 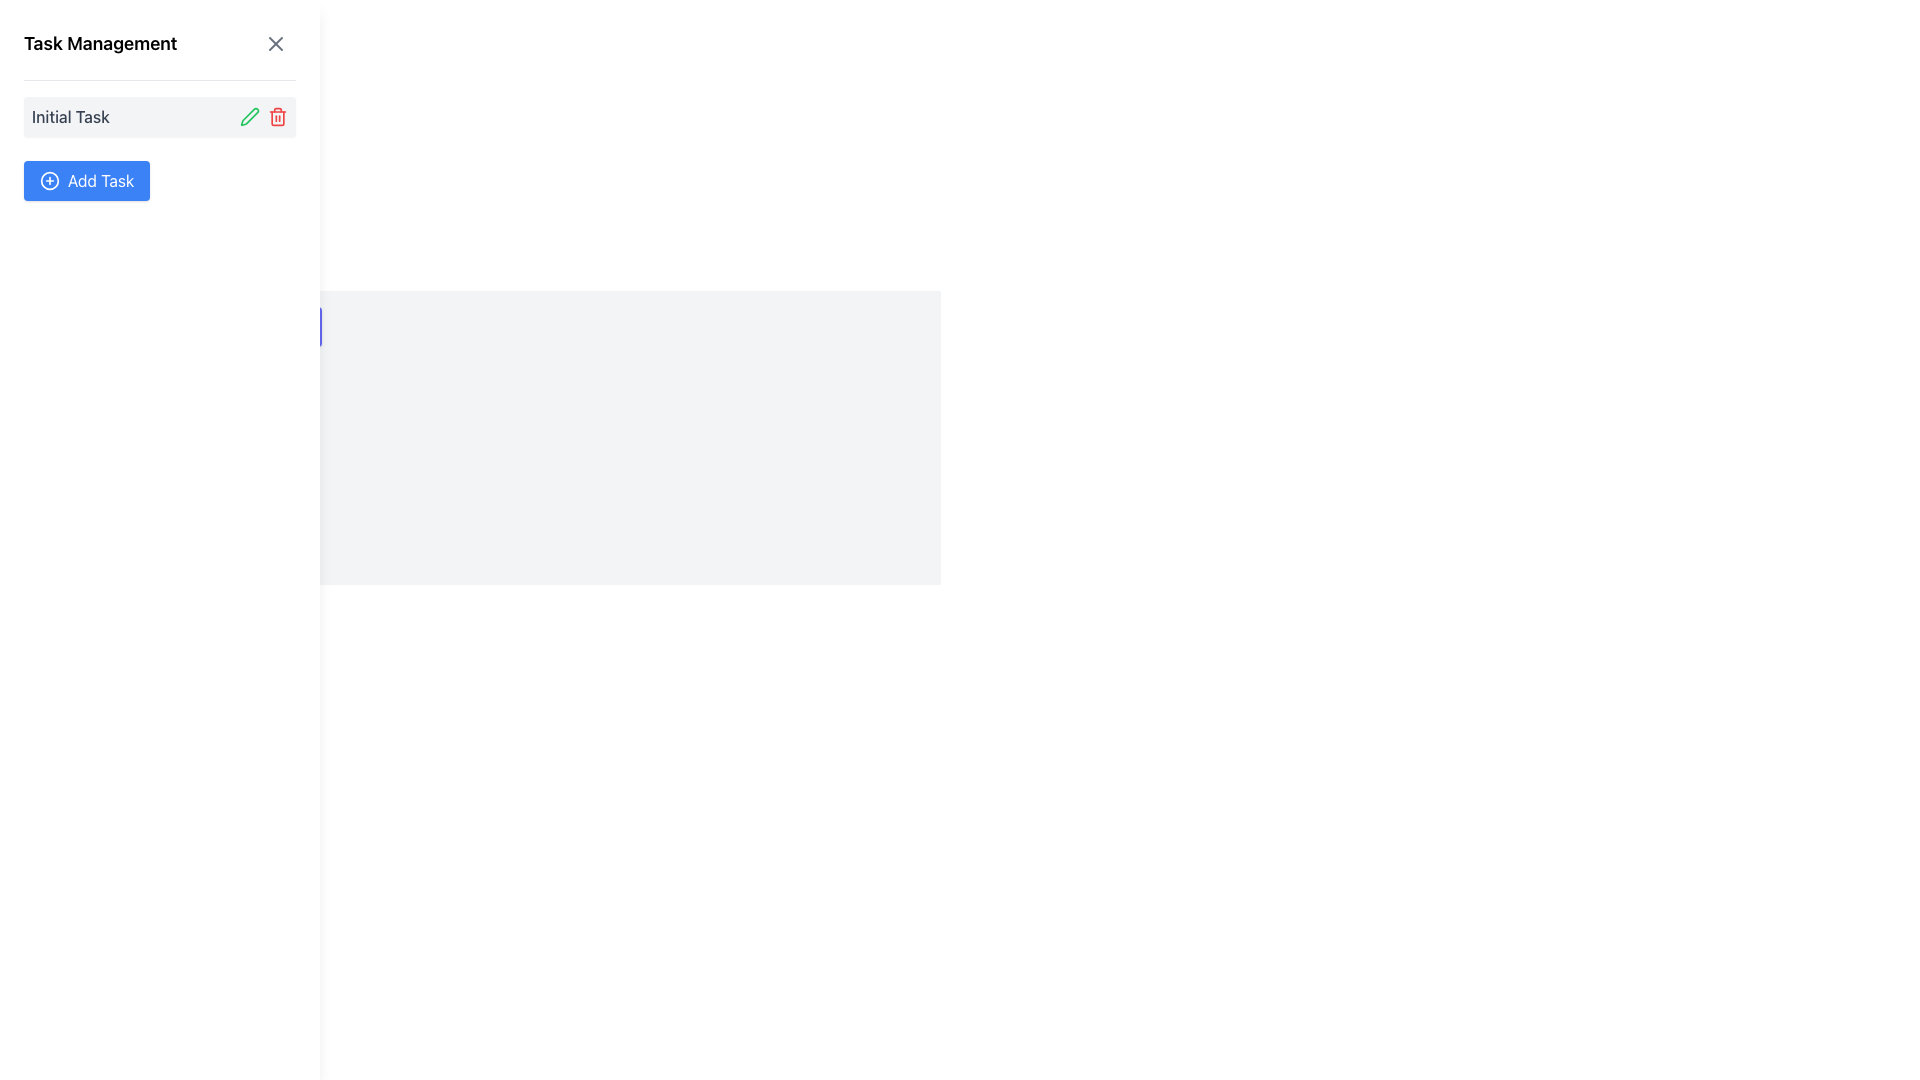 I want to click on the 'Add Task' button, which displays white text on a blue background and is located near the right side of the task management panel, so click(x=100, y=181).